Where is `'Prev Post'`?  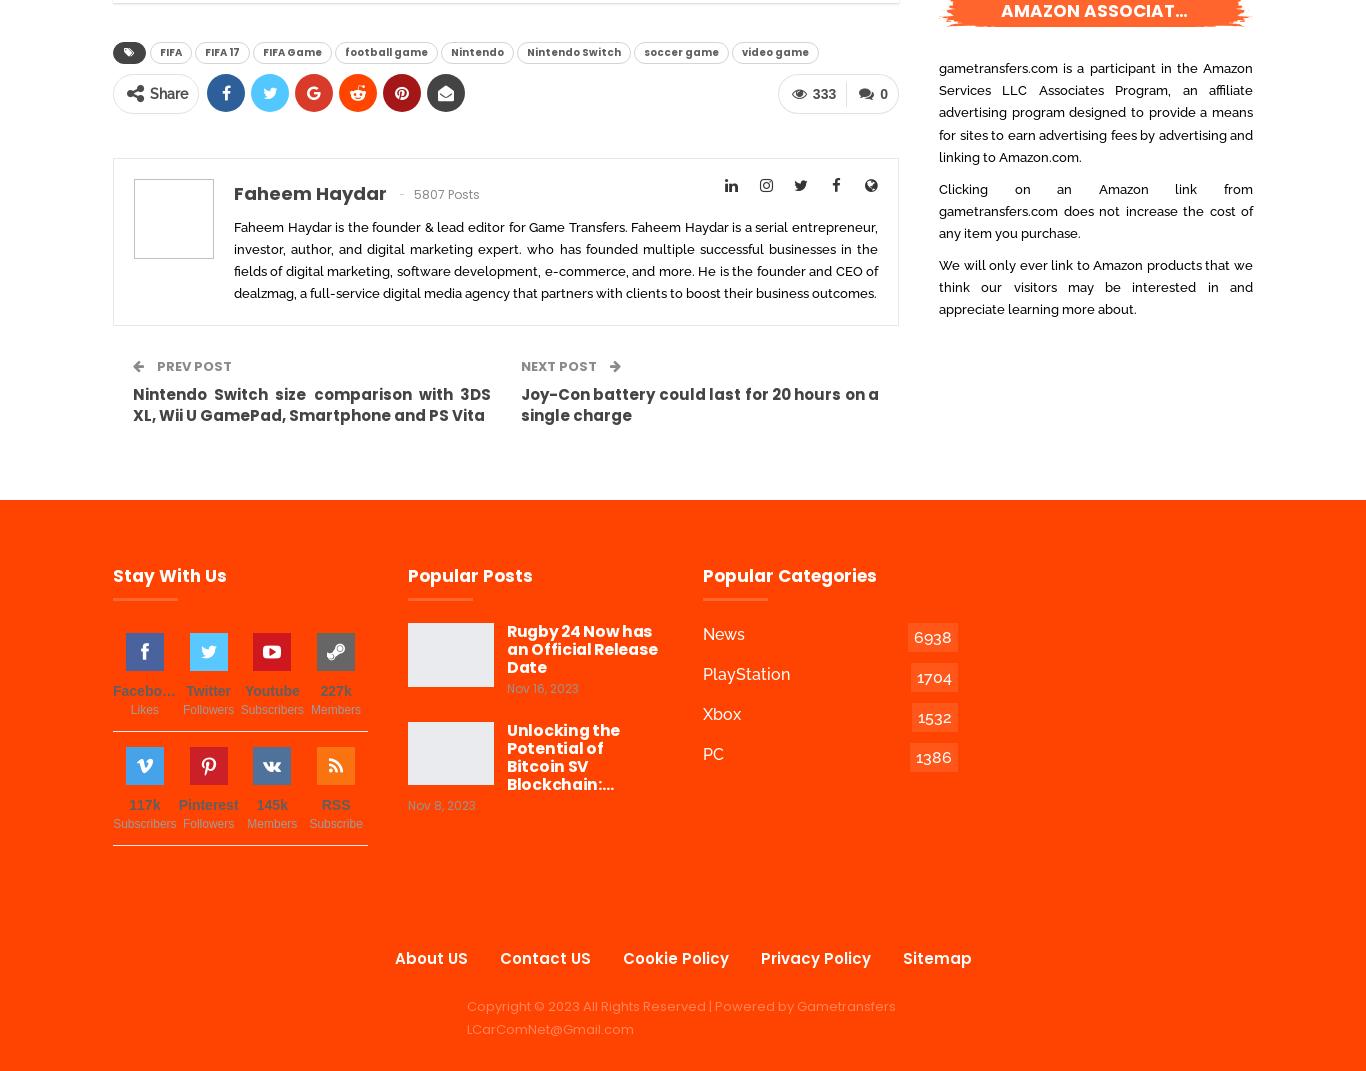
'Prev Post' is located at coordinates (192, 365).